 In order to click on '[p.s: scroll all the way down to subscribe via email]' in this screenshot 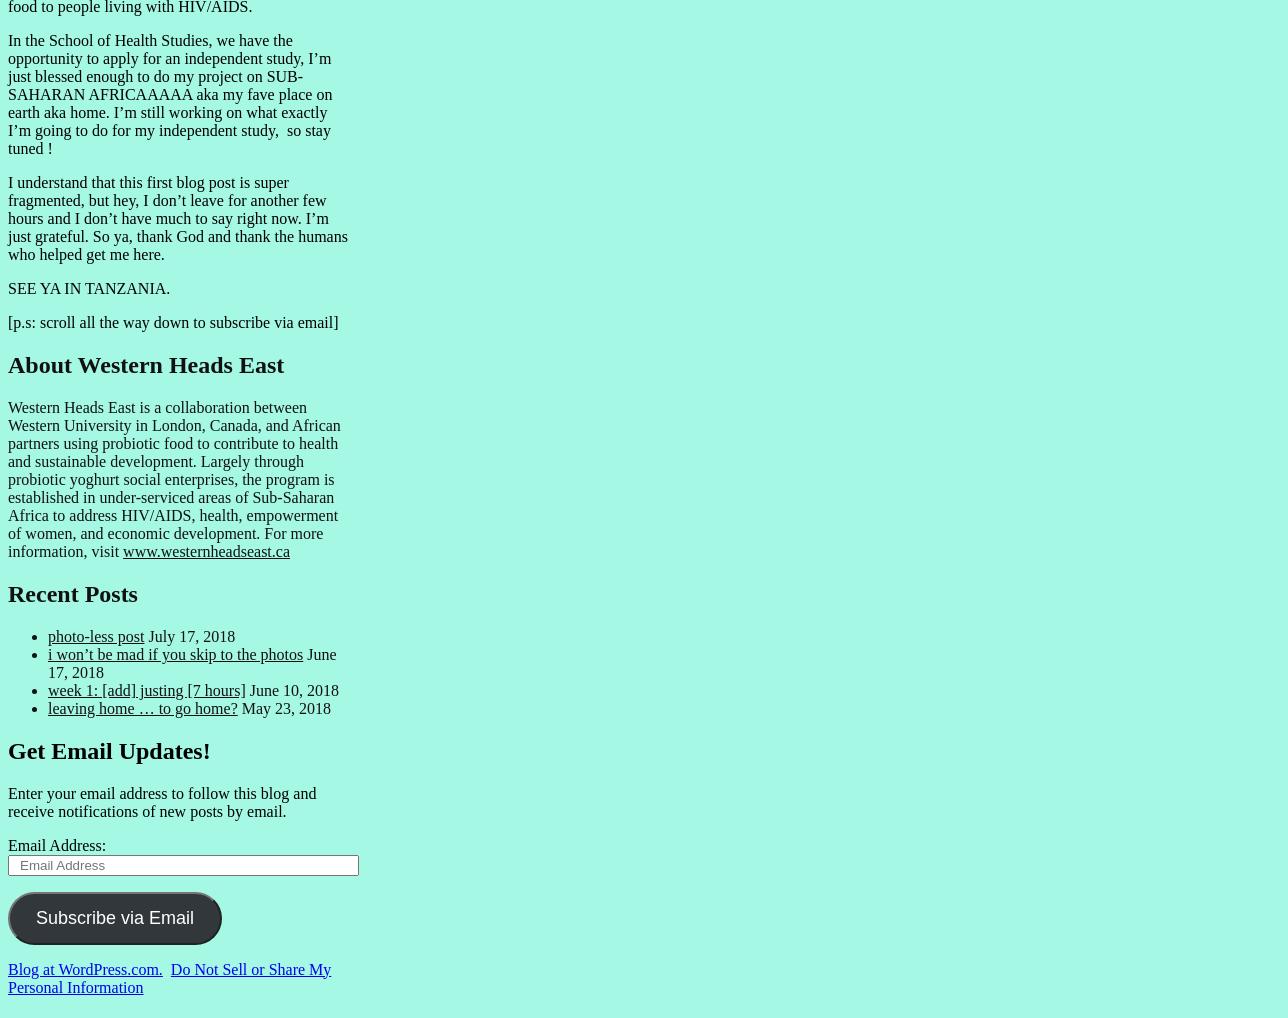, I will do `click(172, 321)`.